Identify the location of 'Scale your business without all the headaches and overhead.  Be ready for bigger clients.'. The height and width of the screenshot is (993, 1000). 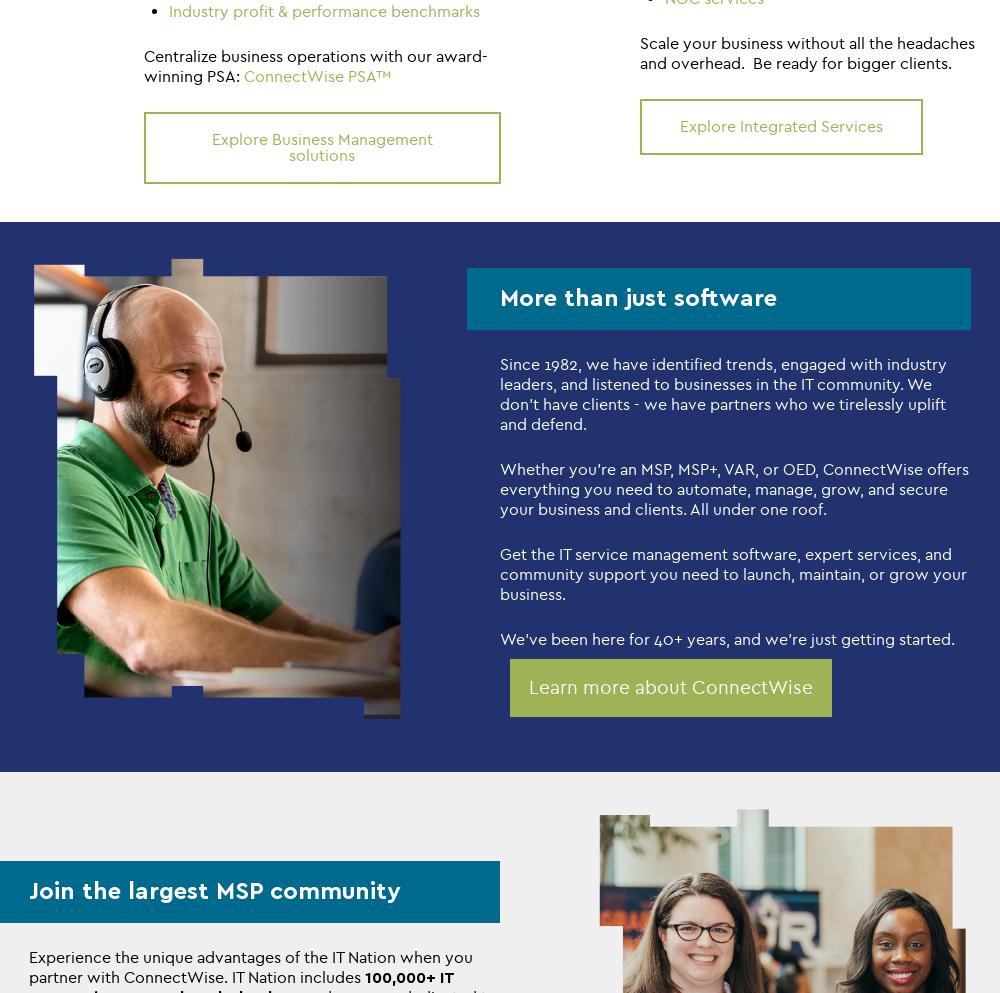
(807, 53).